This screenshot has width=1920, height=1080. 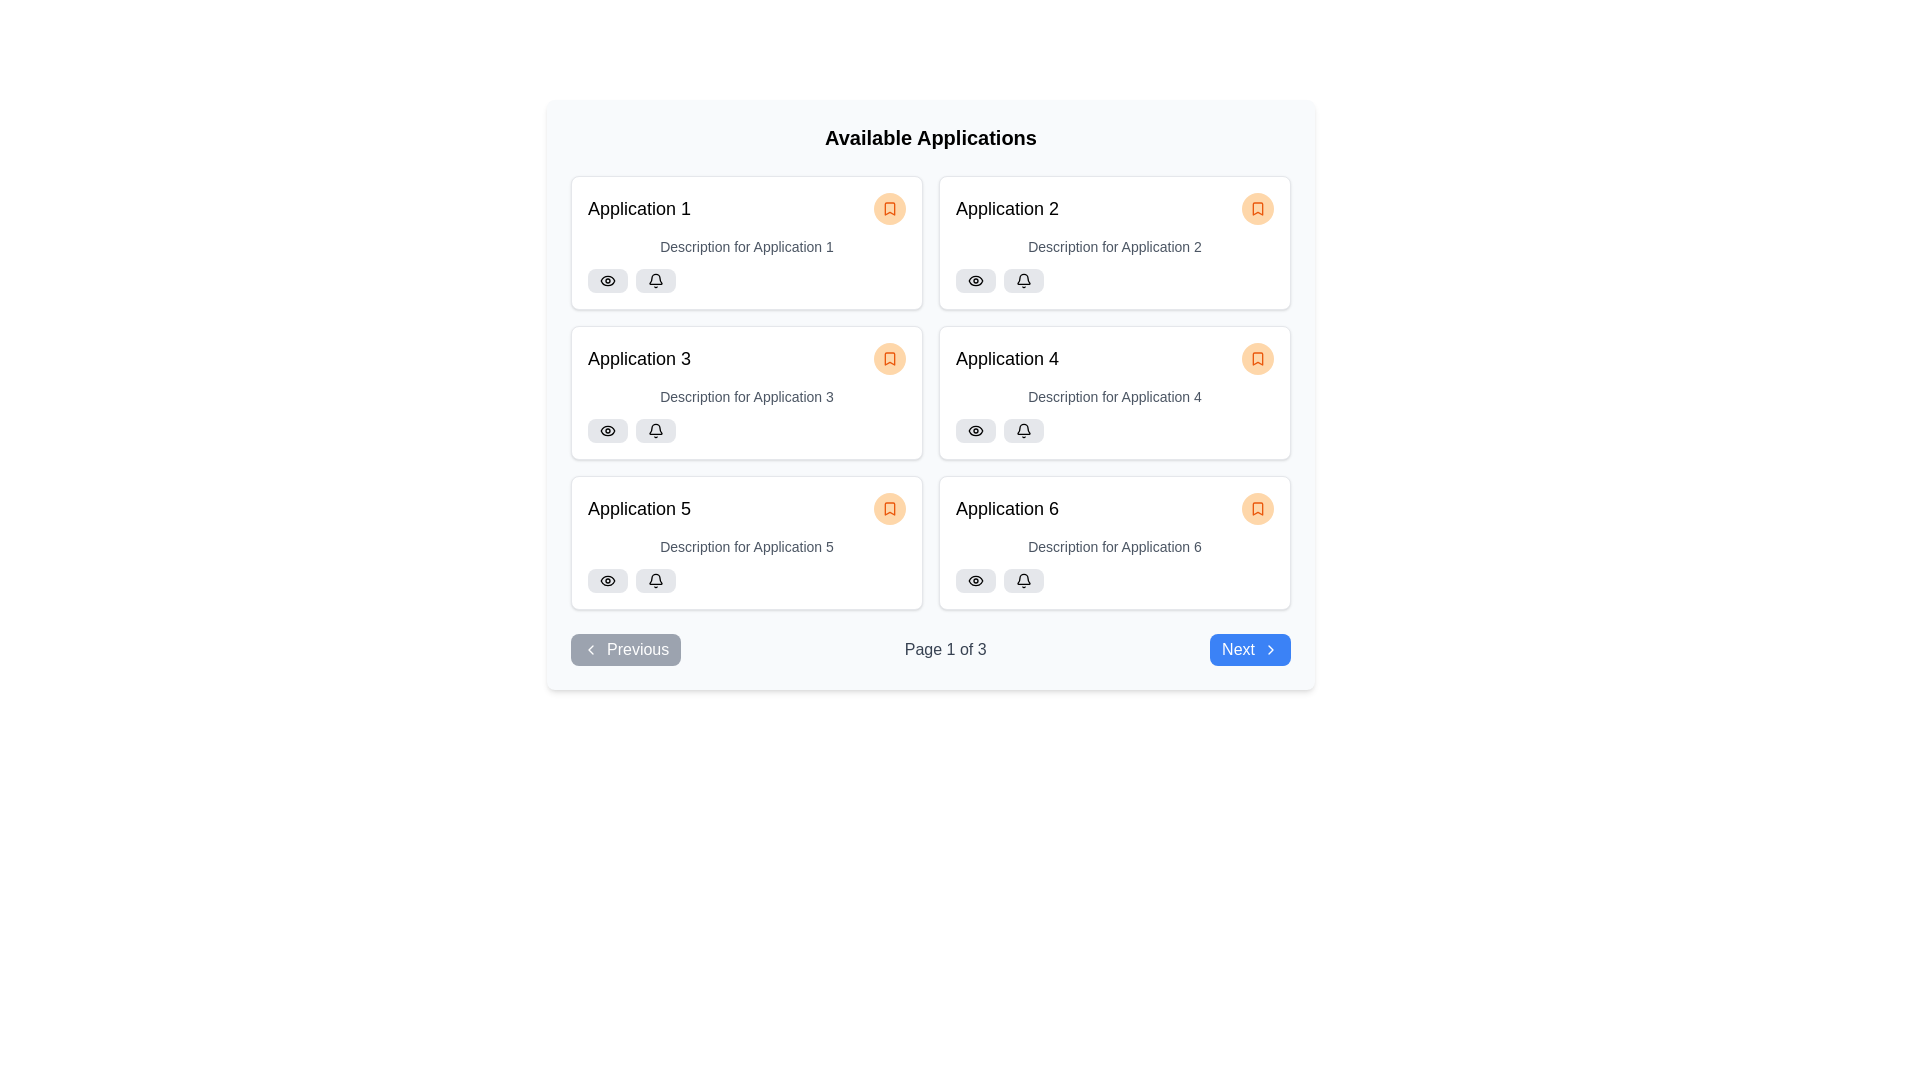 I want to click on the eye-shaped icon in the control area beneath the application card for 'Application 3', so click(x=607, y=430).